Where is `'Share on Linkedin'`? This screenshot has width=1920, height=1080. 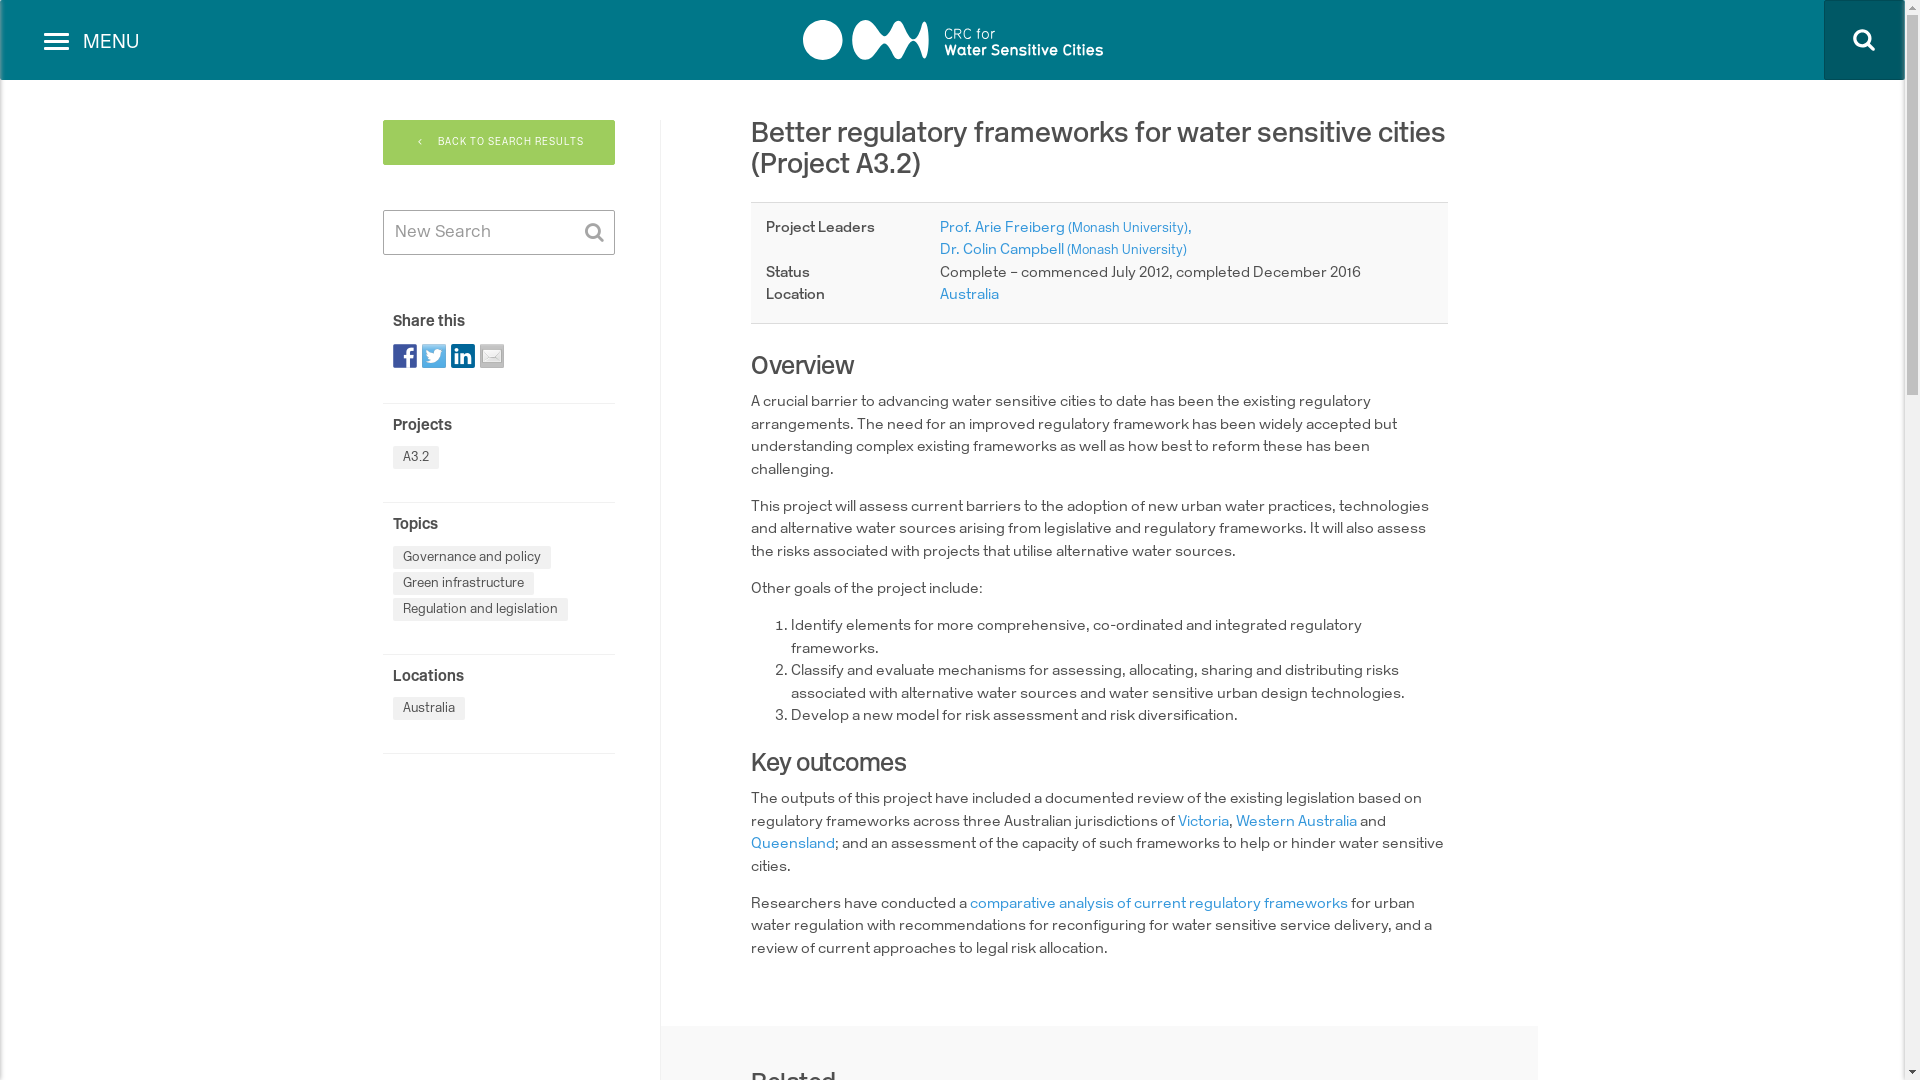
'Share on Linkedin' is located at coordinates (449, 354).